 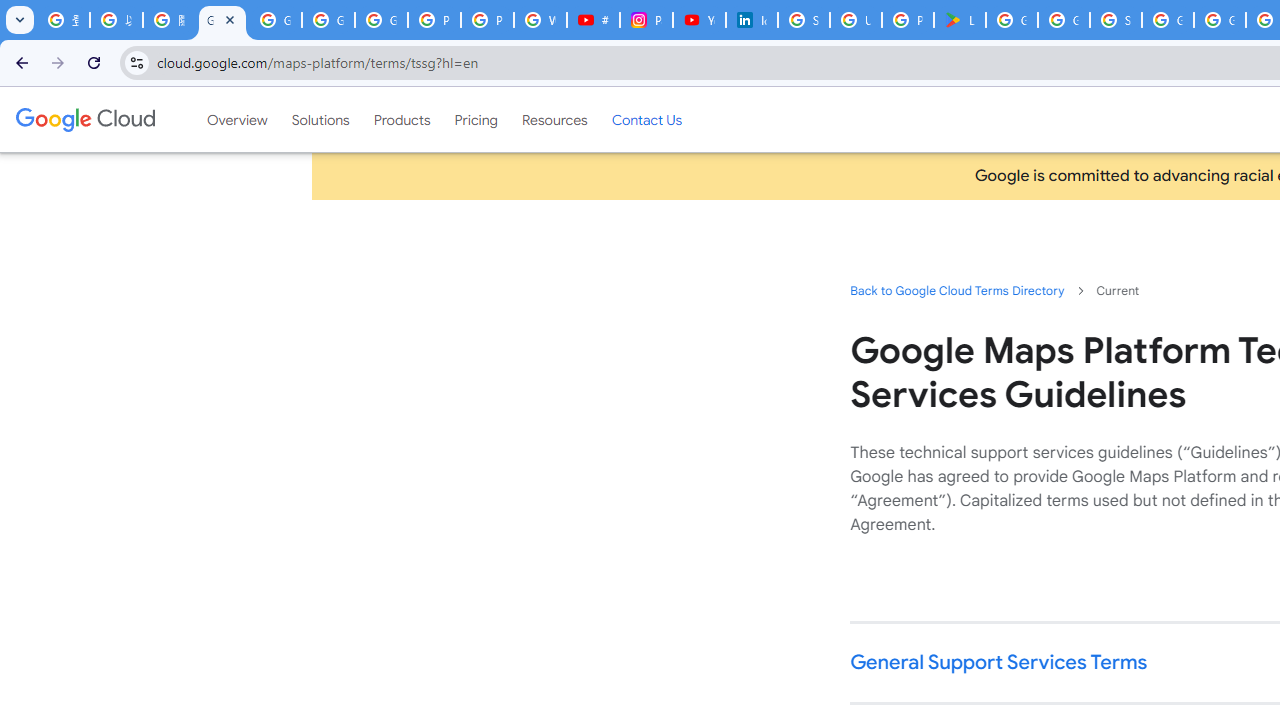 I want to click on 'Solutions', so click(x=320, y=119).